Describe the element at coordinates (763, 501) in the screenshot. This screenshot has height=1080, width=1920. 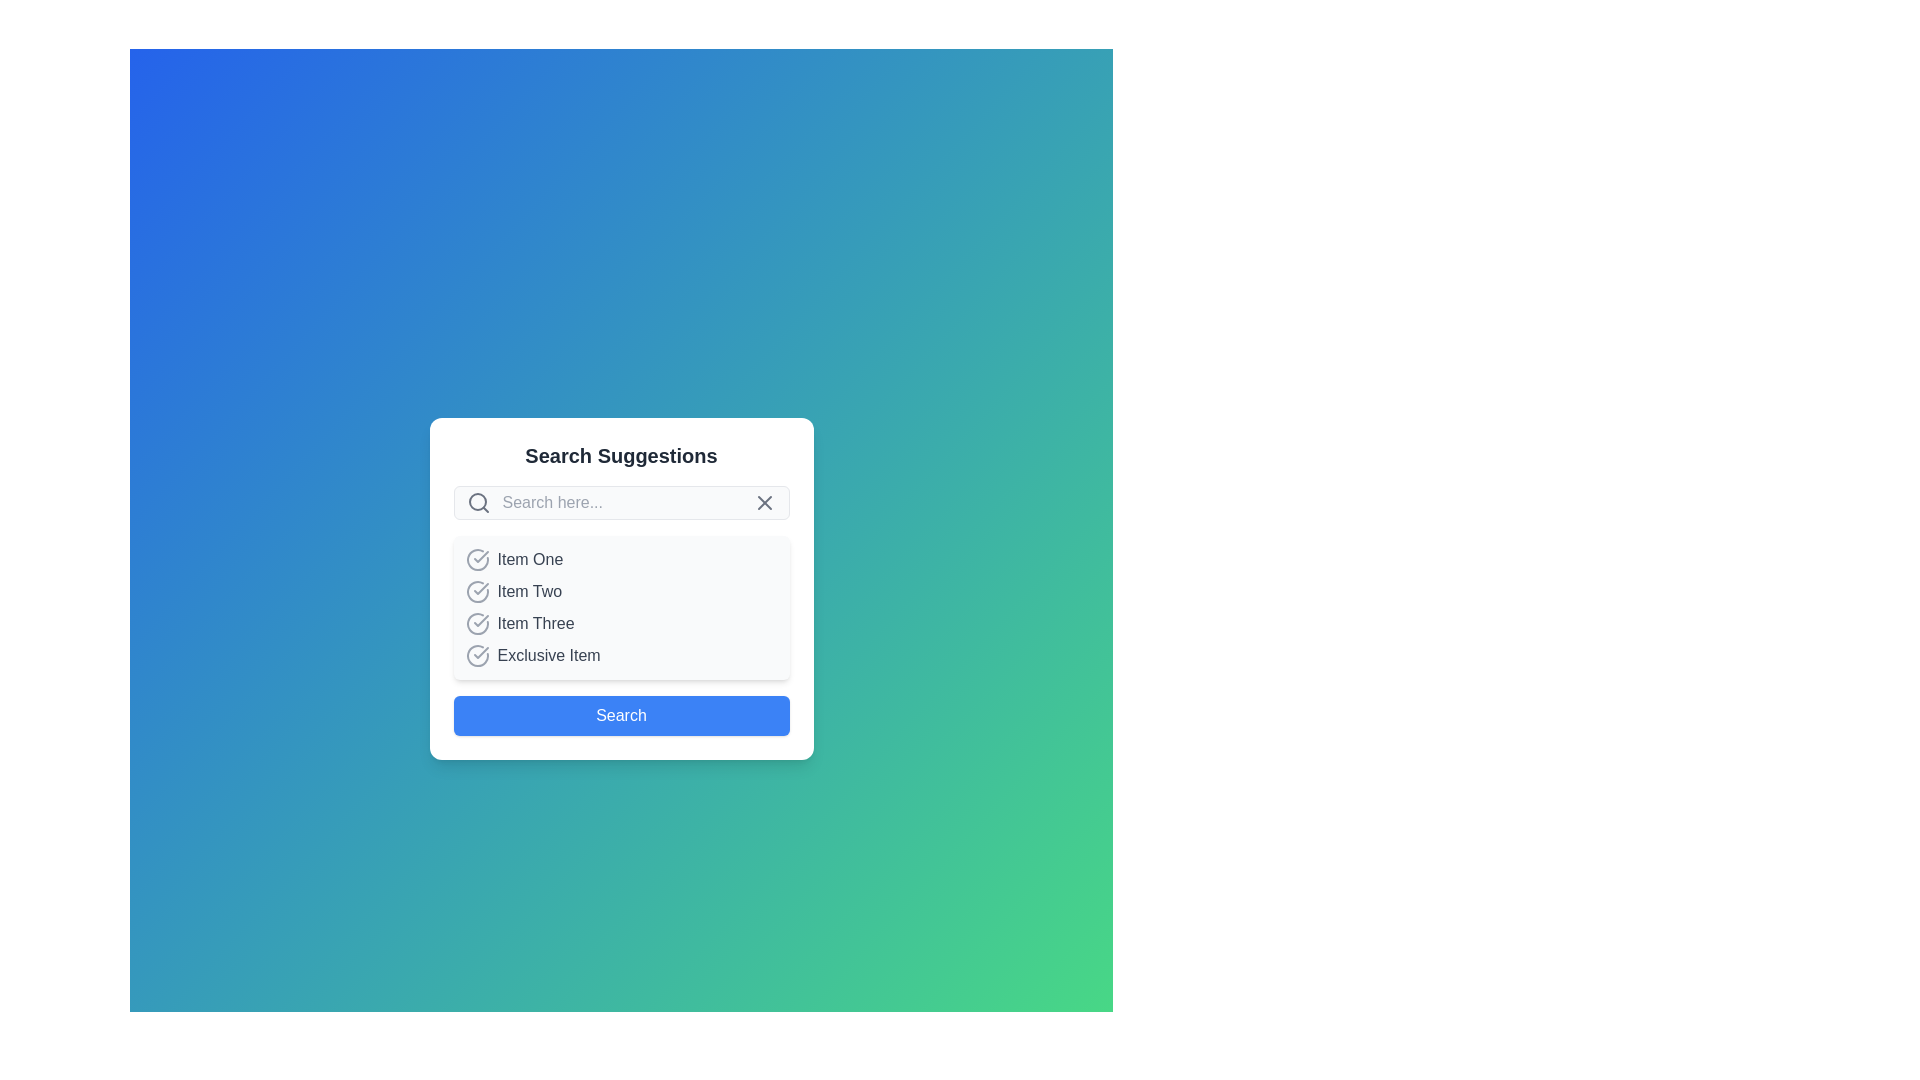
I see `the circular close button with an 'X' symbol located at the rightmost end of the horizontal search bar` at that location.